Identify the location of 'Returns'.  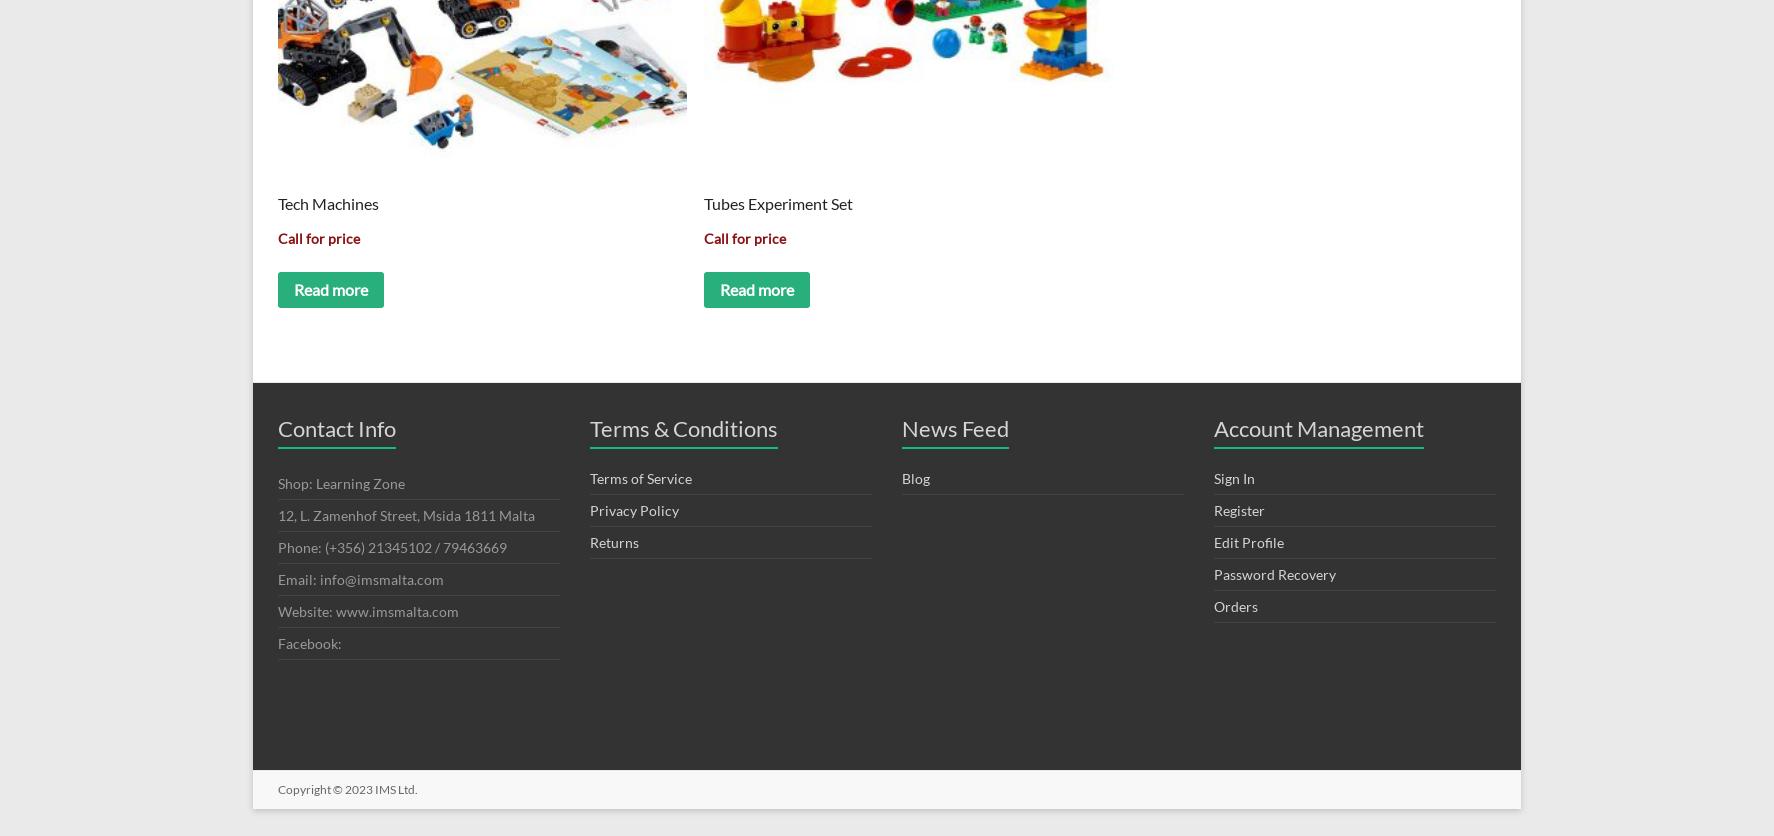
(589, 540).